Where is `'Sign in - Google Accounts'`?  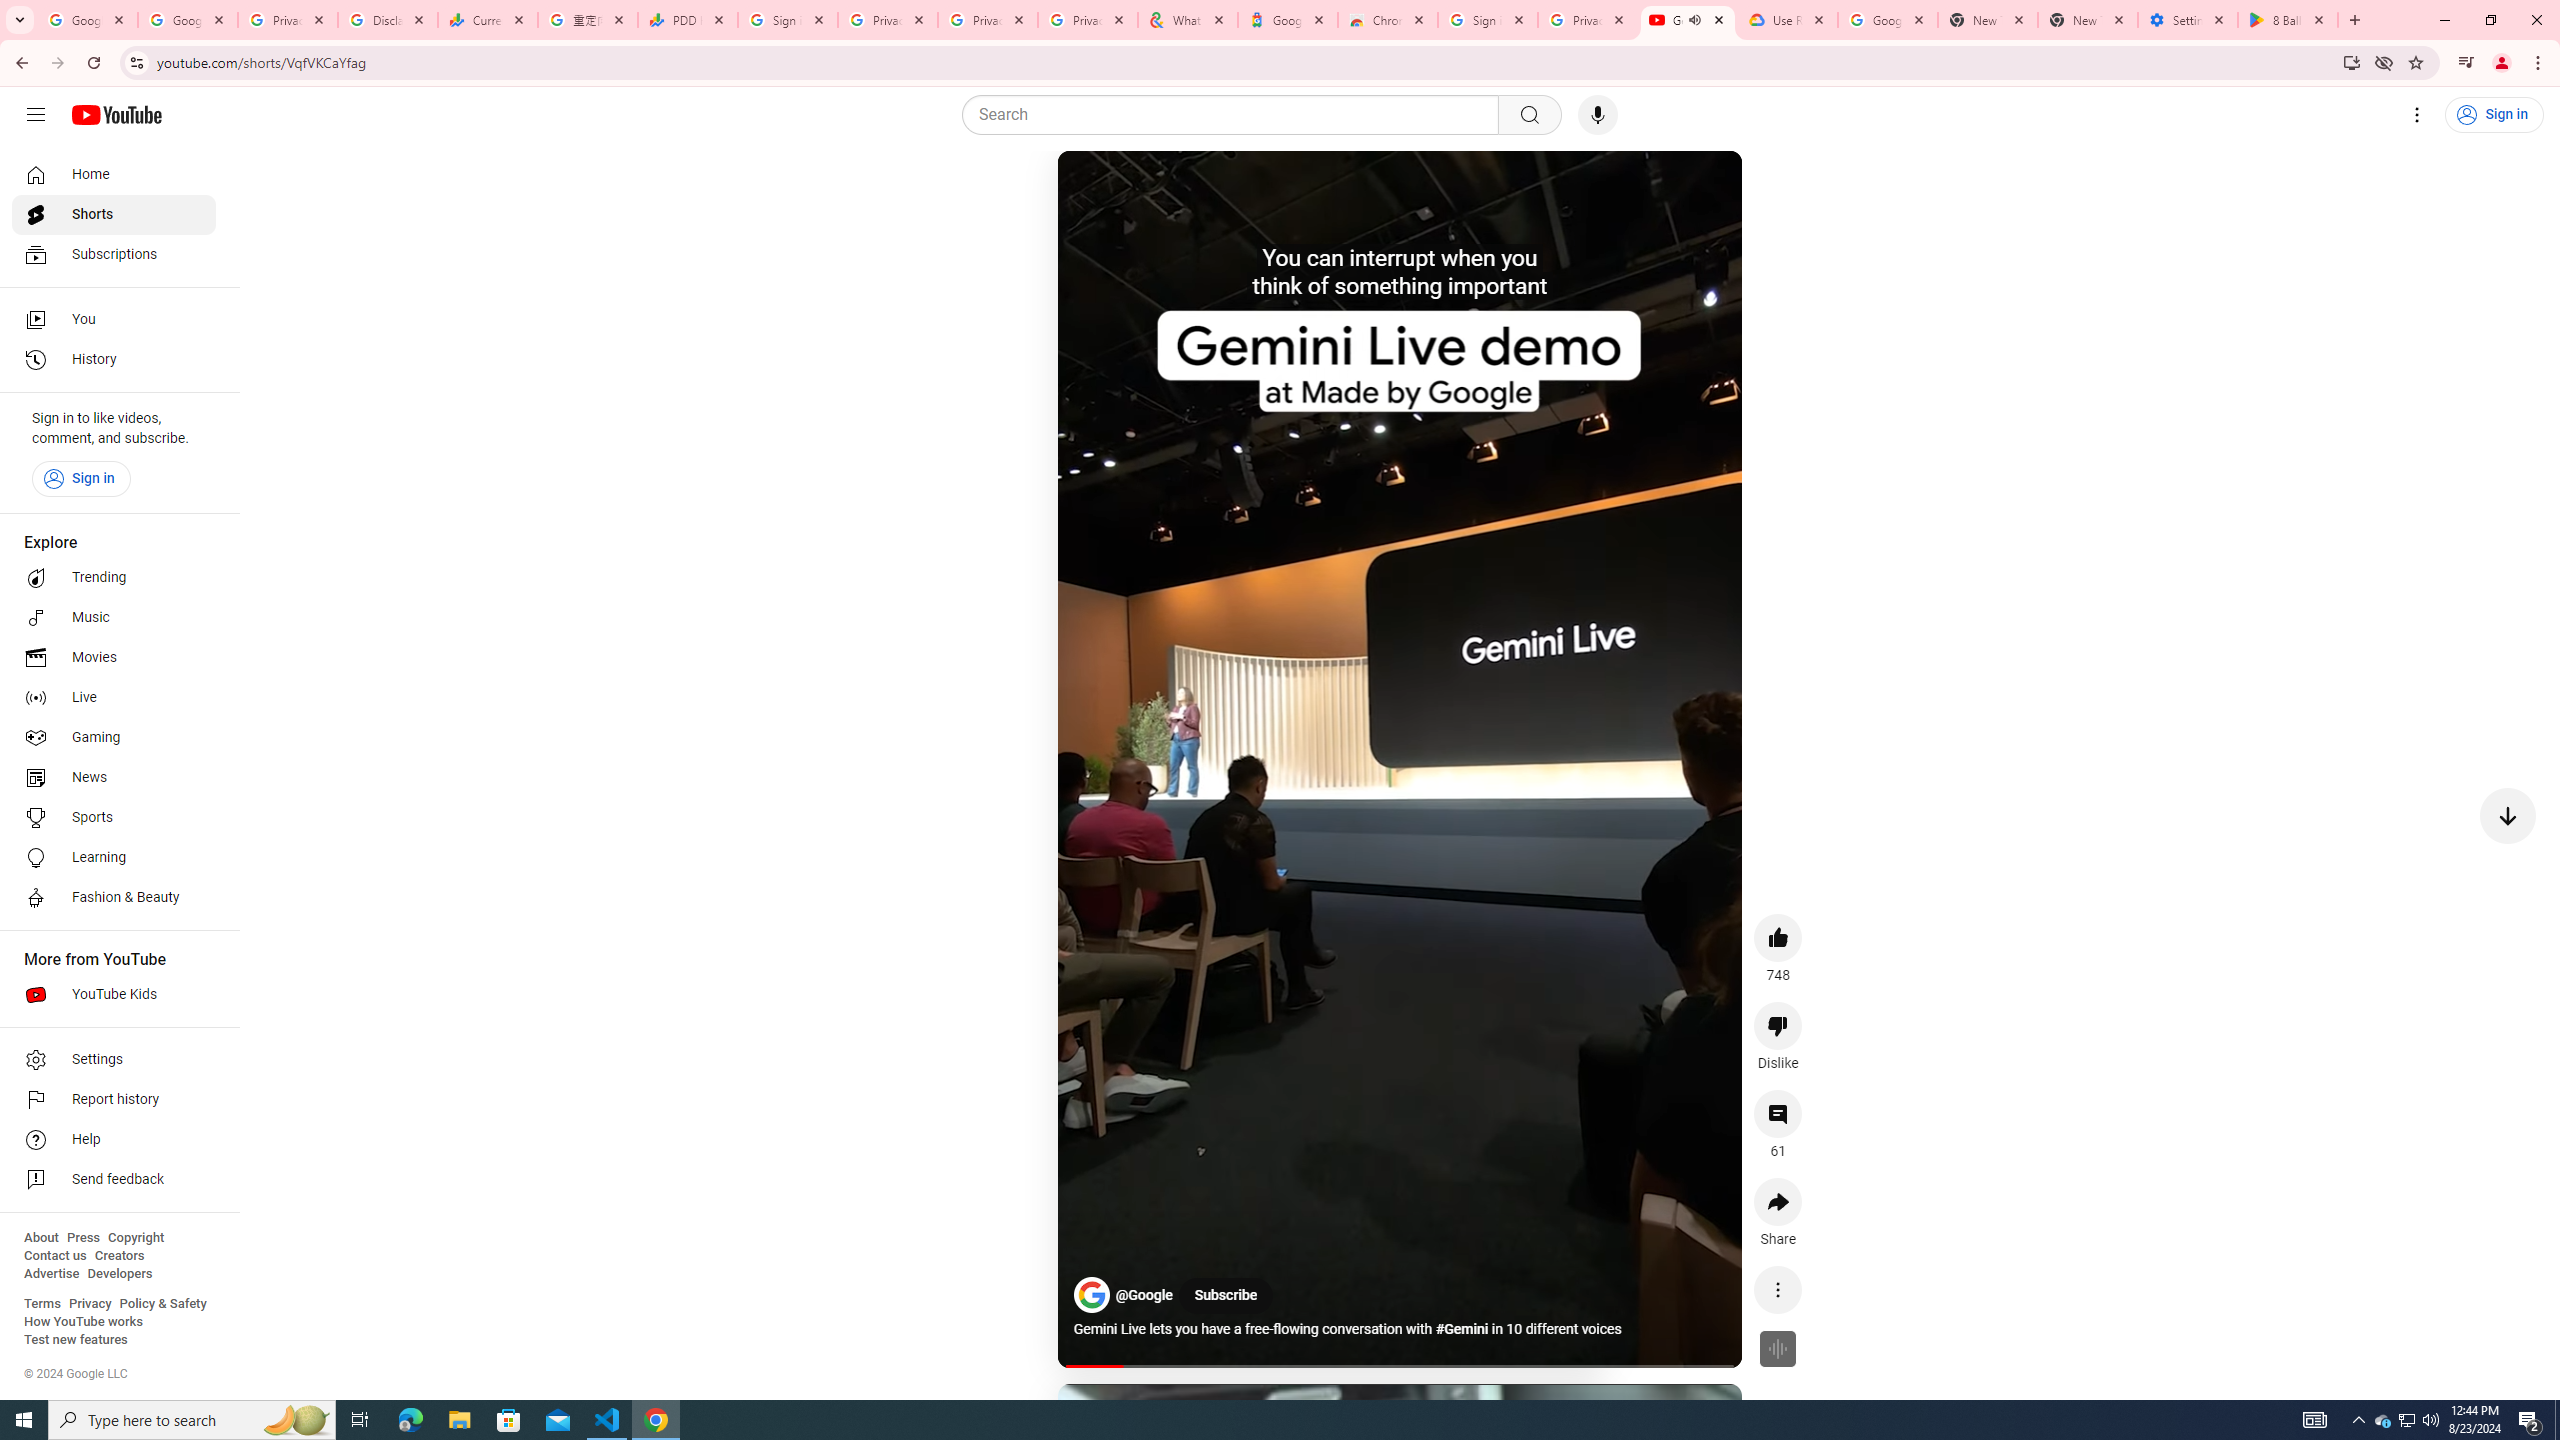
'Sign in - Google Accounts' is located at coordinates (787, 19).